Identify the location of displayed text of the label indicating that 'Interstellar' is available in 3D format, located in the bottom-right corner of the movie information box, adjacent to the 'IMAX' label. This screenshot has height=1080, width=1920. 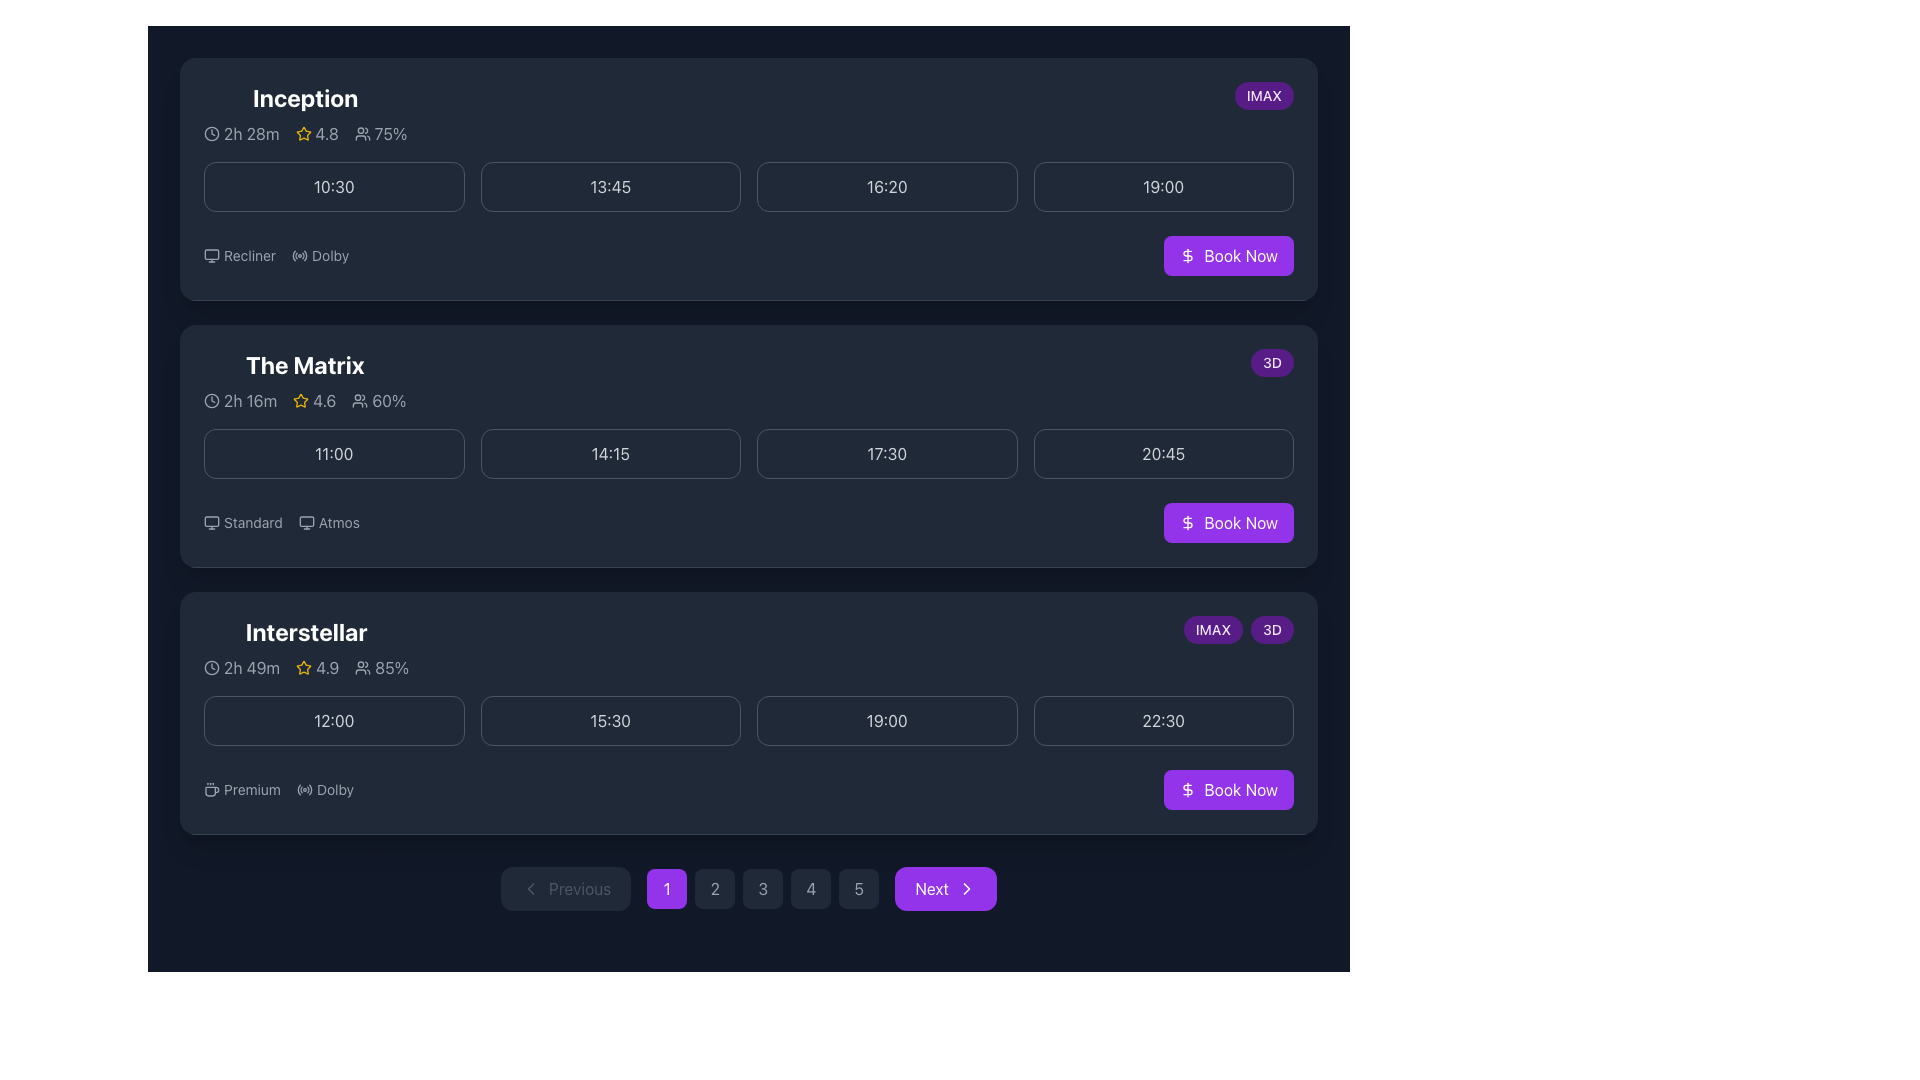
(1271, 628).